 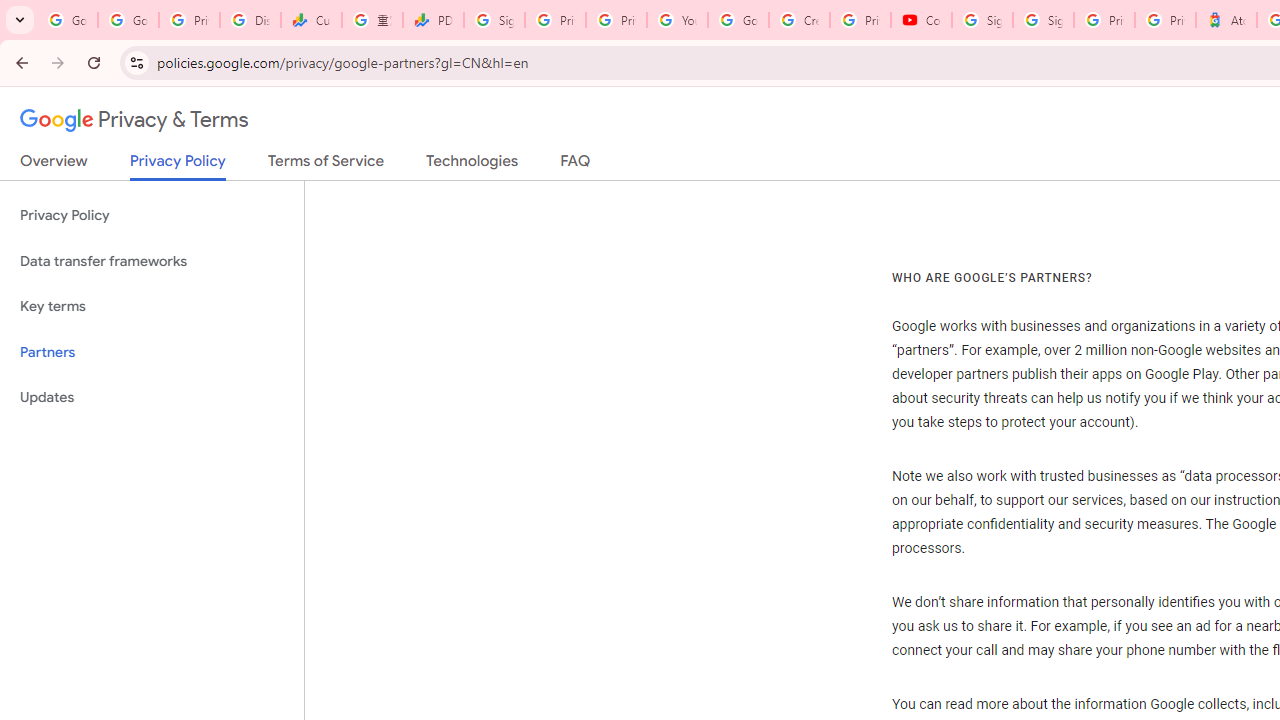 What do you see at coordinates (920, 20) in the screenshot?
I see `'Content Creator Programs & Opportunities - YouTube Creators'` at bounding box center [920, 20].